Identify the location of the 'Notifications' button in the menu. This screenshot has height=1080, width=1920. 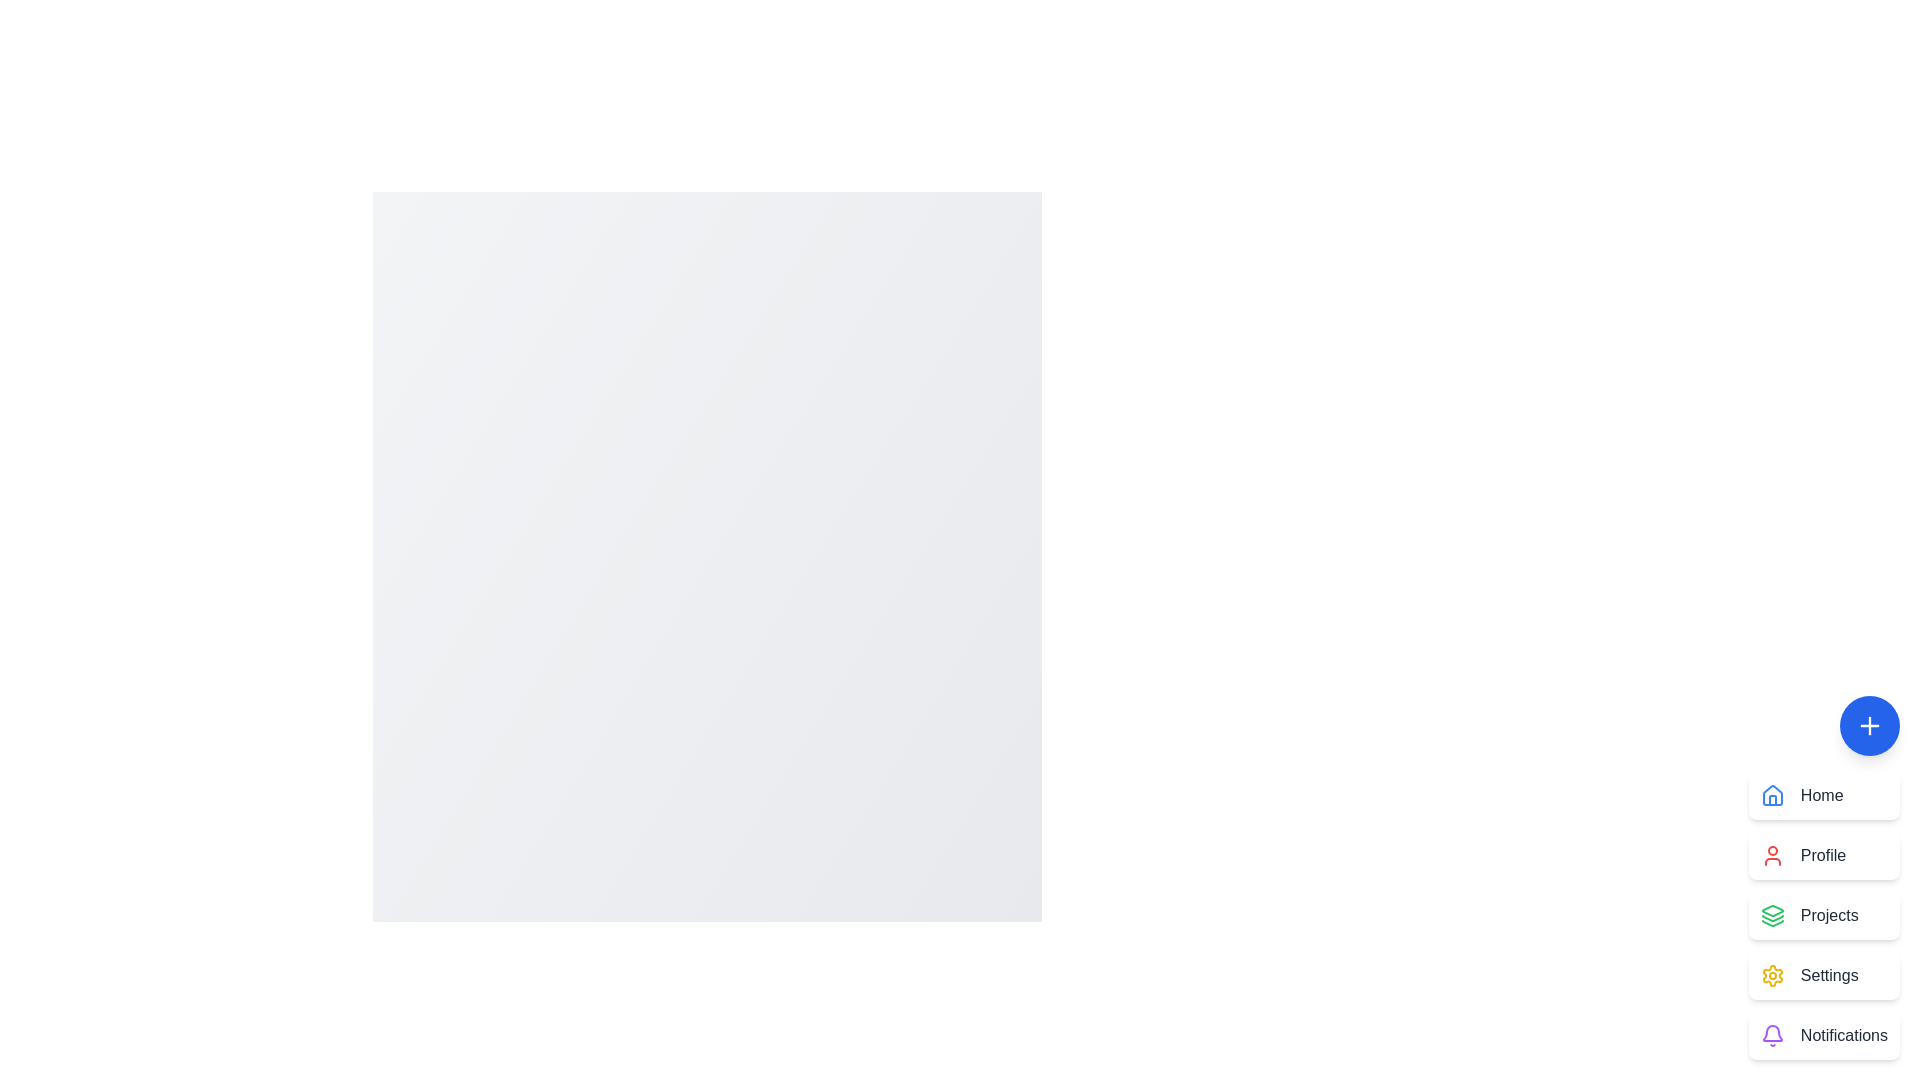
(1824, 1035).